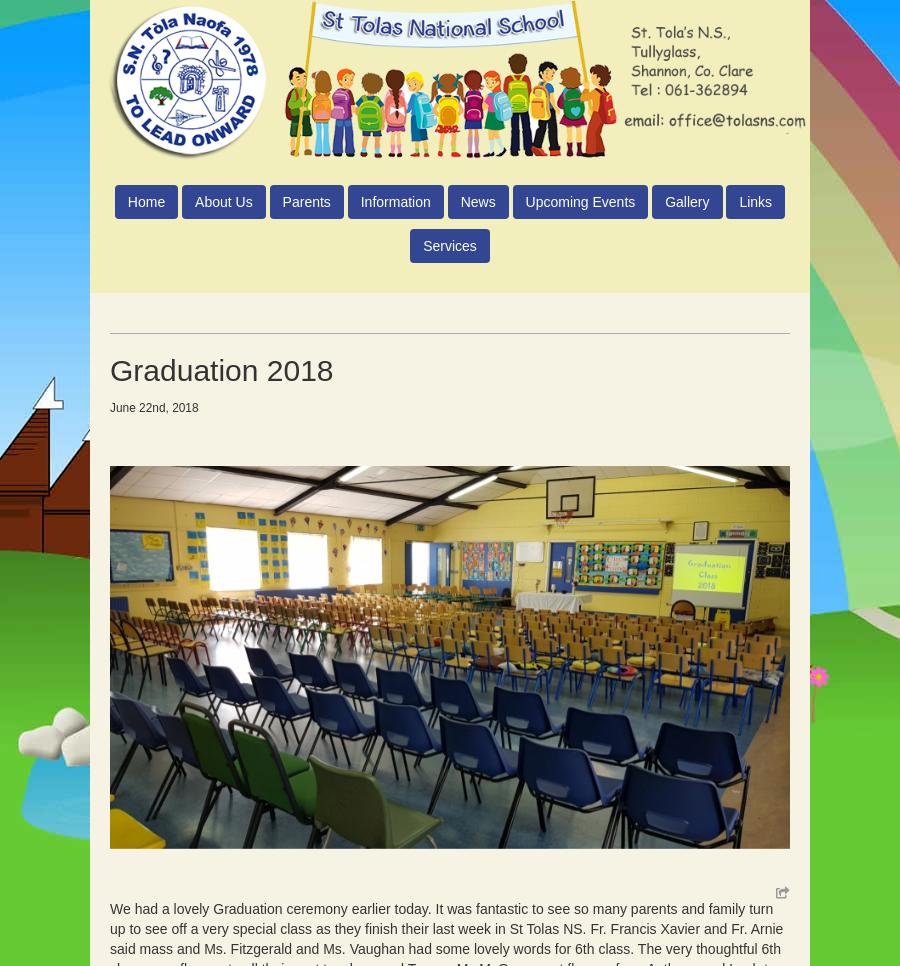 The image size is (900, 966). Describe the element at coordinates (145, 201) in the screenshot. I see `'Home'` at that location.